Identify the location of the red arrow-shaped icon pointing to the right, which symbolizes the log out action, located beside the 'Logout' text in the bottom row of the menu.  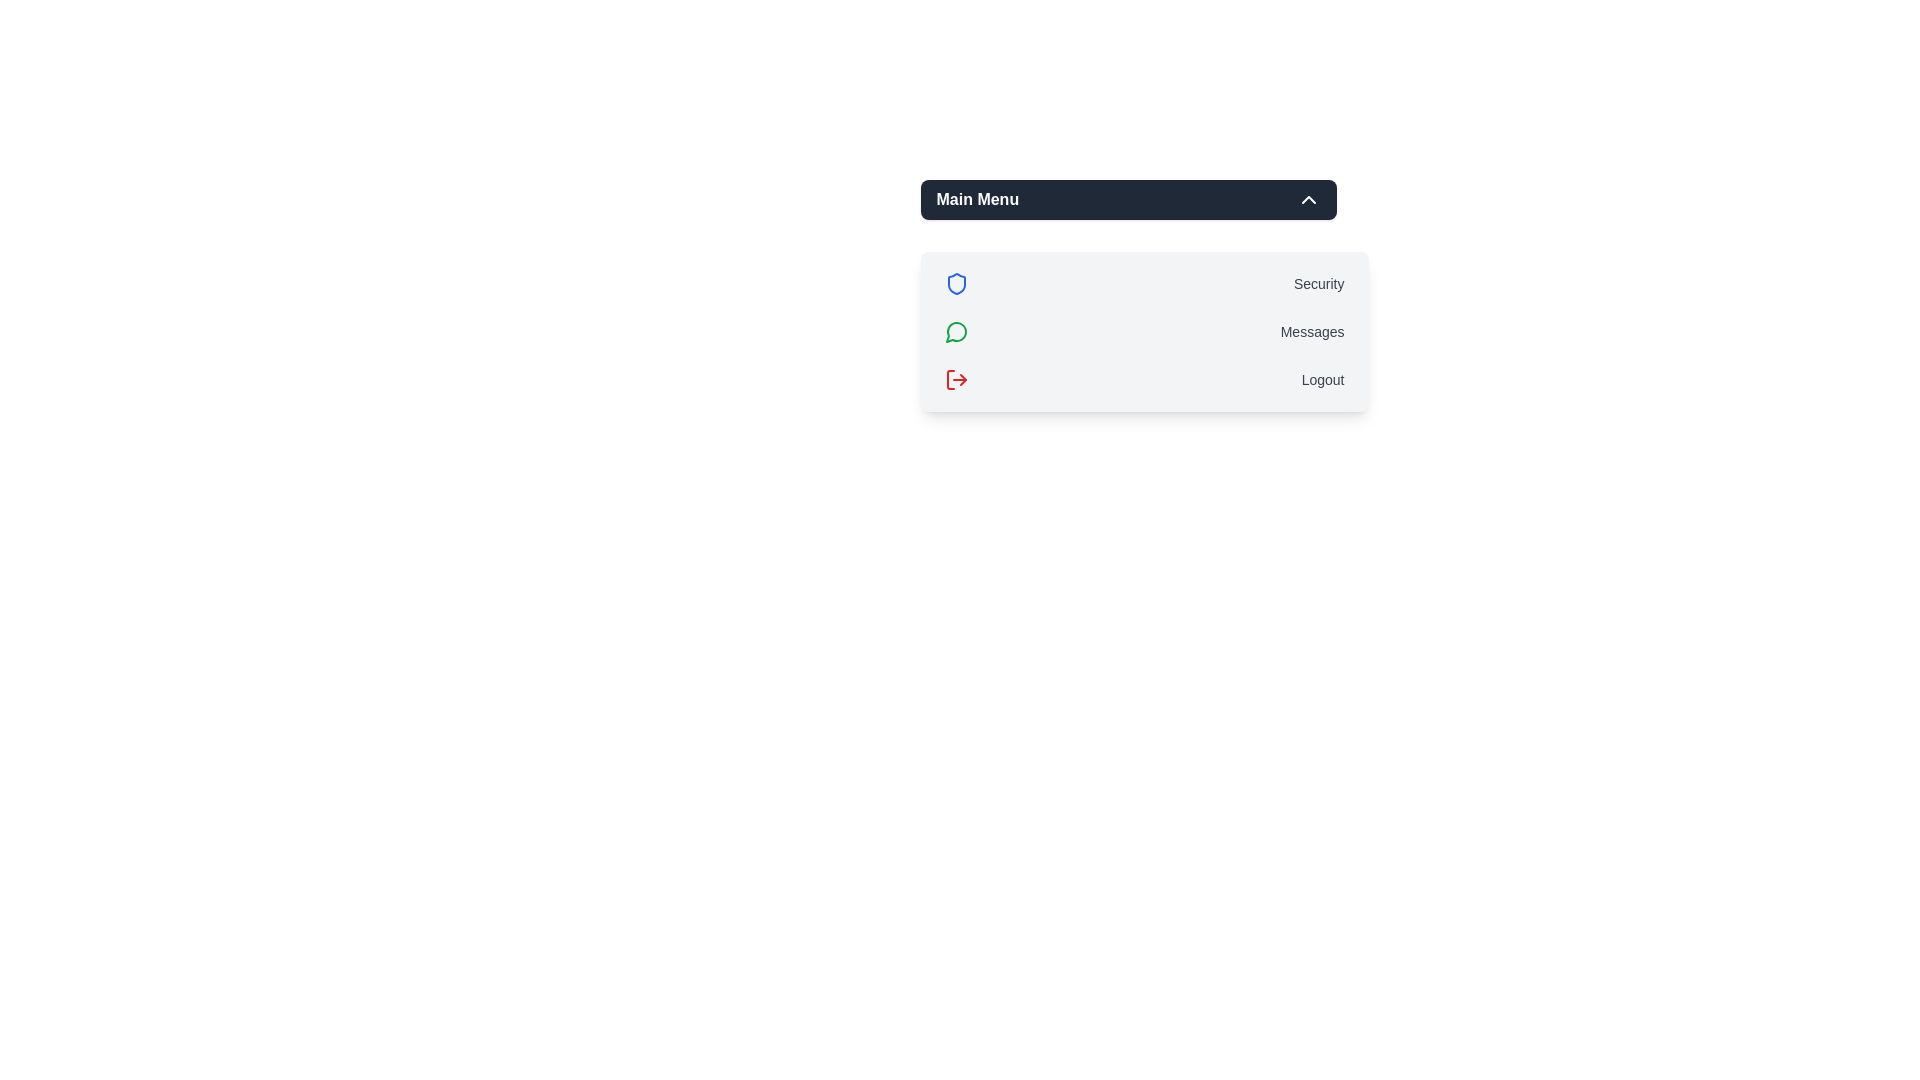
(963, 380).